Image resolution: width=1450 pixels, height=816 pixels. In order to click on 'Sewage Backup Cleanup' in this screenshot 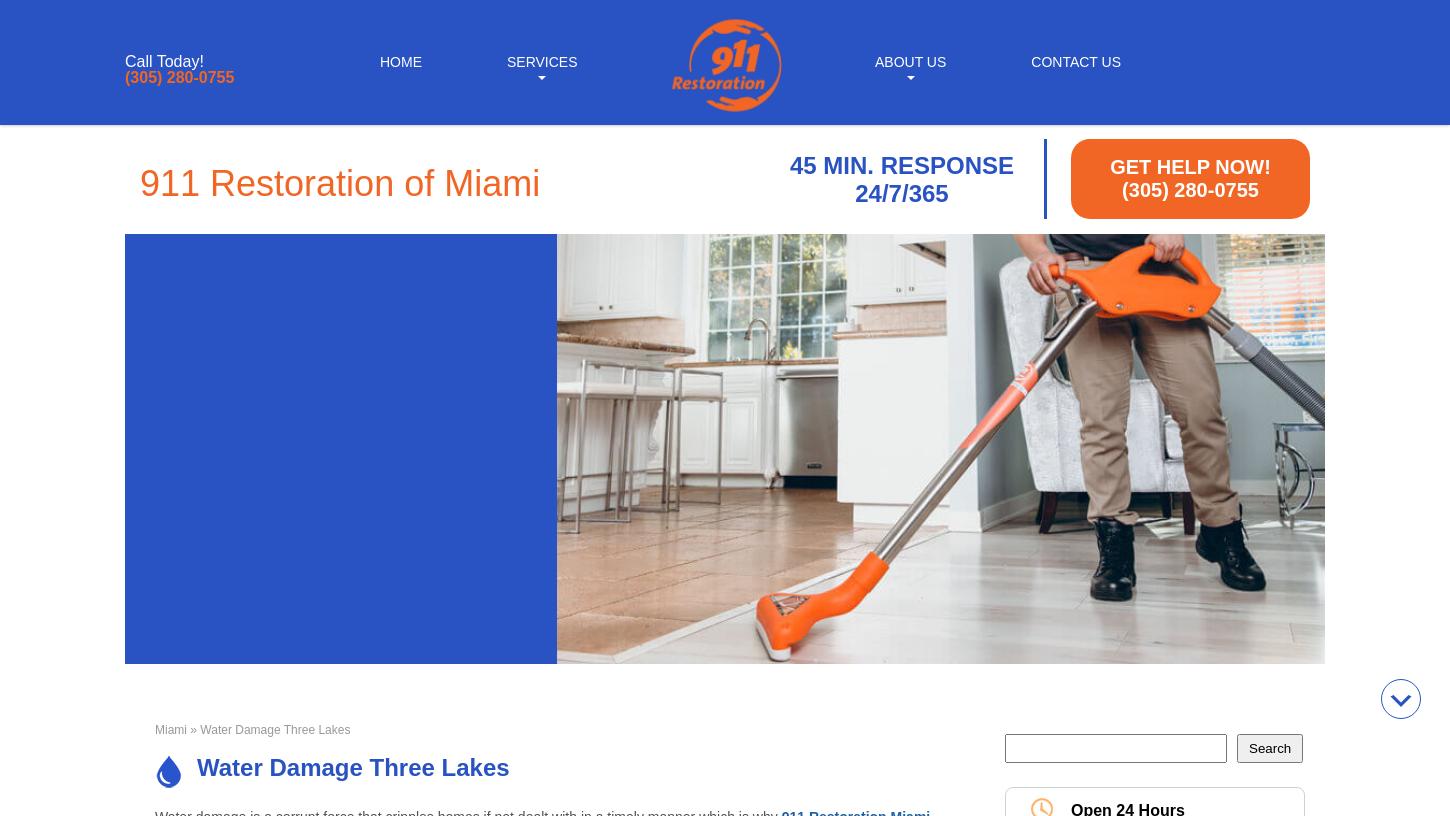, I will do `click(540, 167)`.